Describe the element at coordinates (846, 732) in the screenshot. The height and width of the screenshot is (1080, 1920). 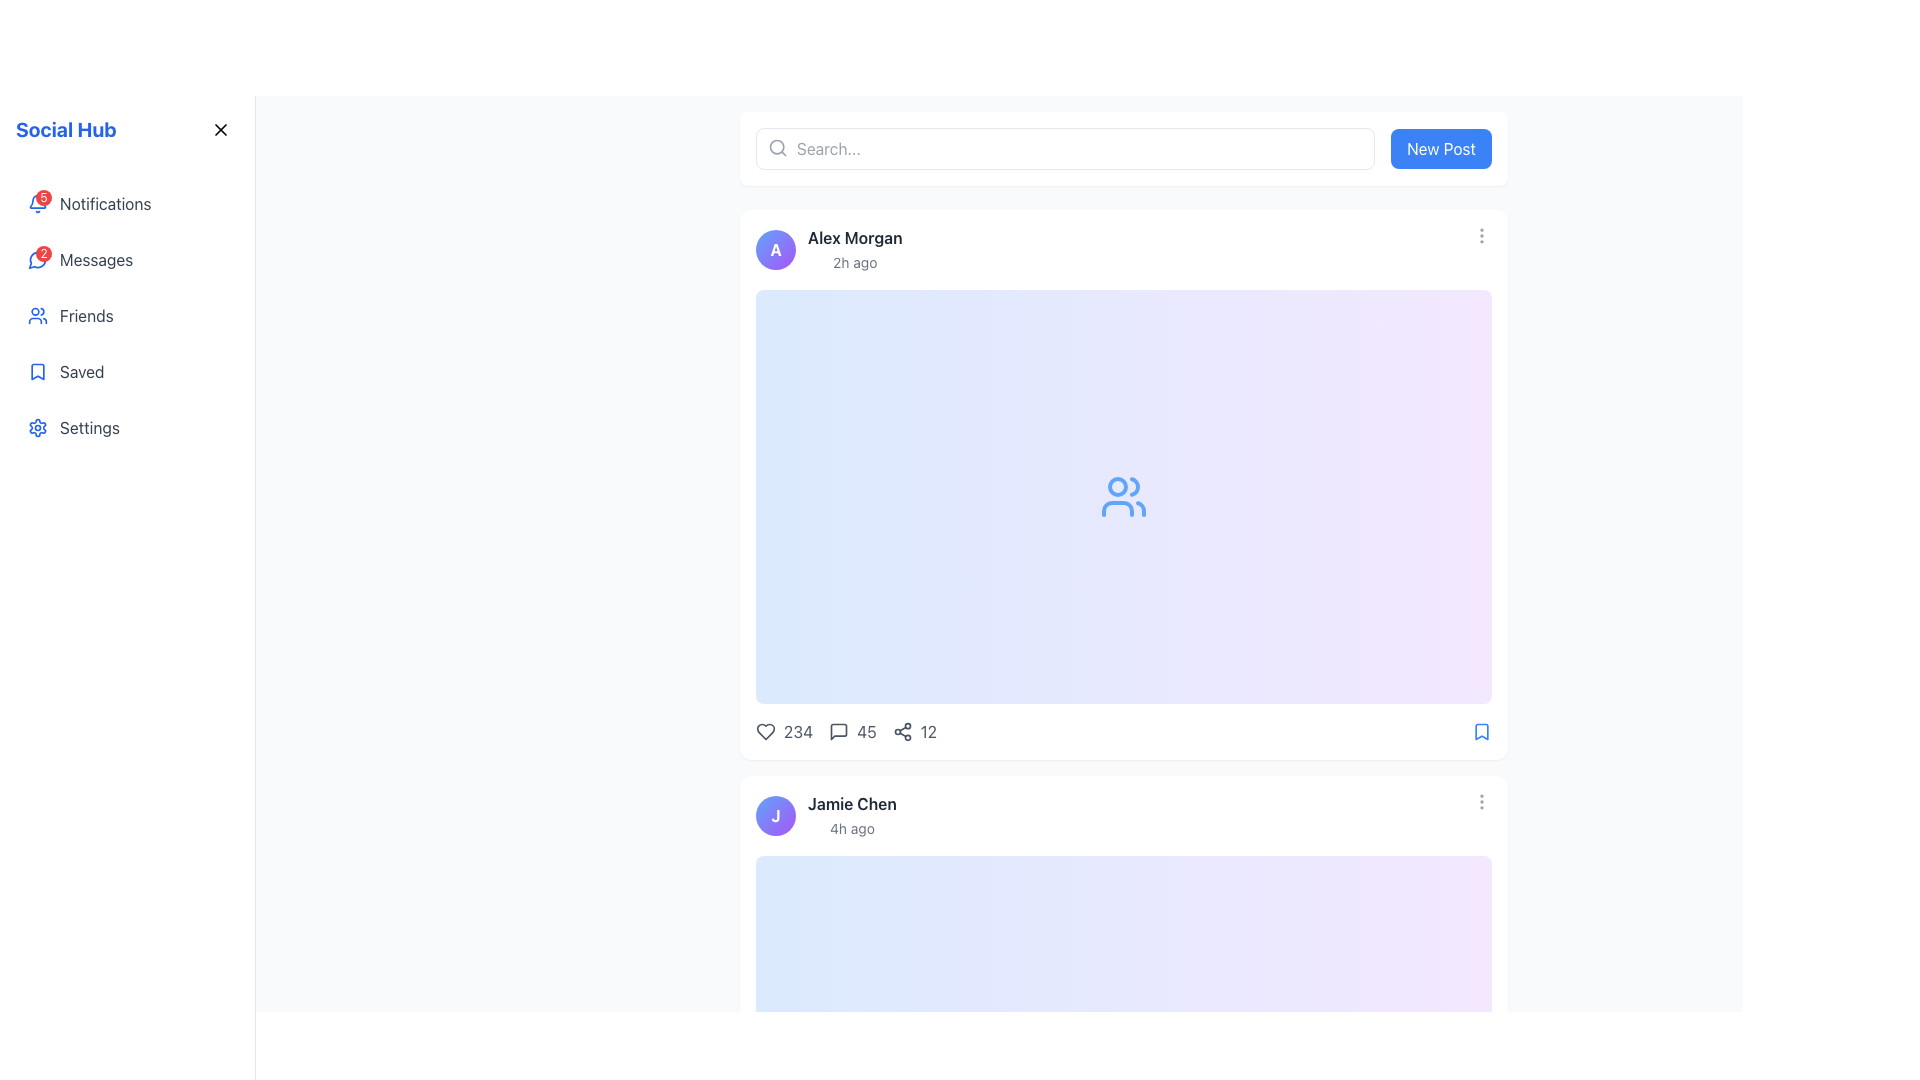
I see `the comments counter displayed adjacent to the speech bubble icon` at that location.